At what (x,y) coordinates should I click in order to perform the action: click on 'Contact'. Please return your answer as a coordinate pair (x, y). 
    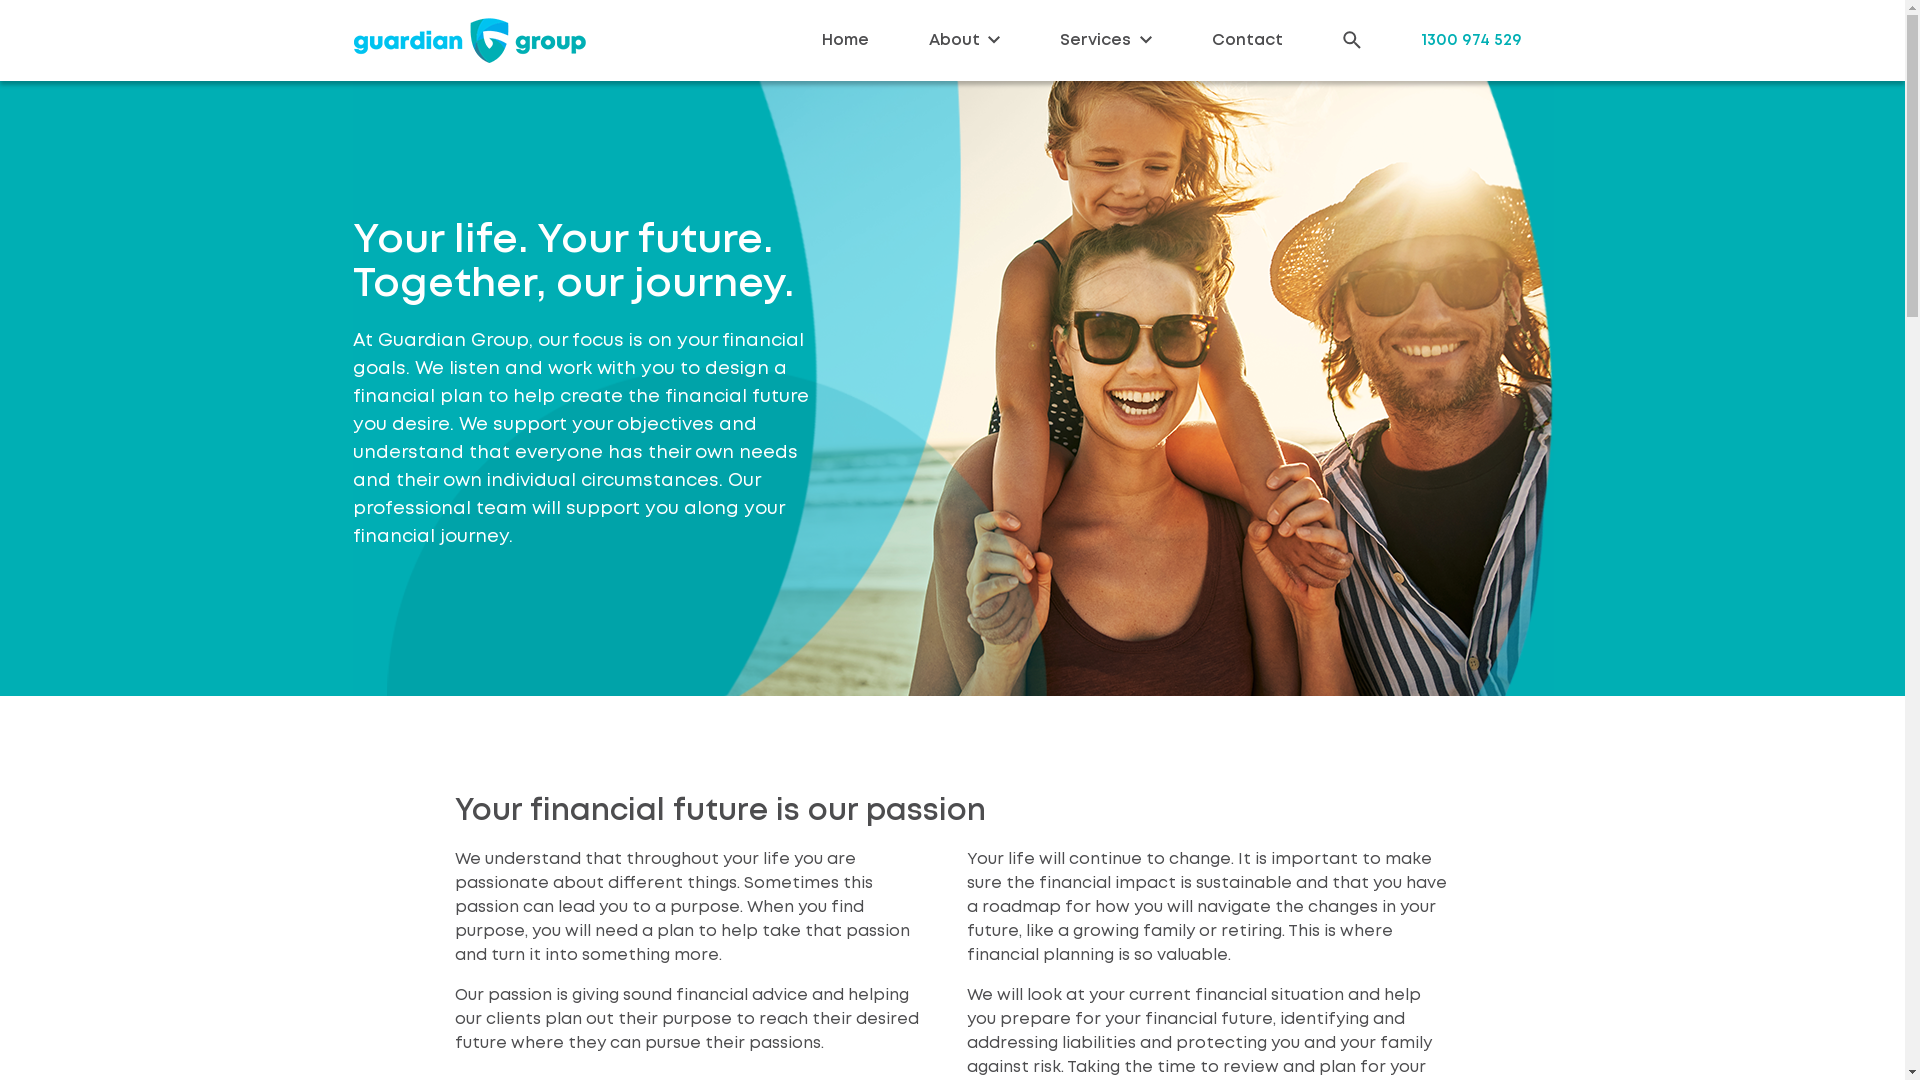
    Looking at the image, I should click on (1246, 39).